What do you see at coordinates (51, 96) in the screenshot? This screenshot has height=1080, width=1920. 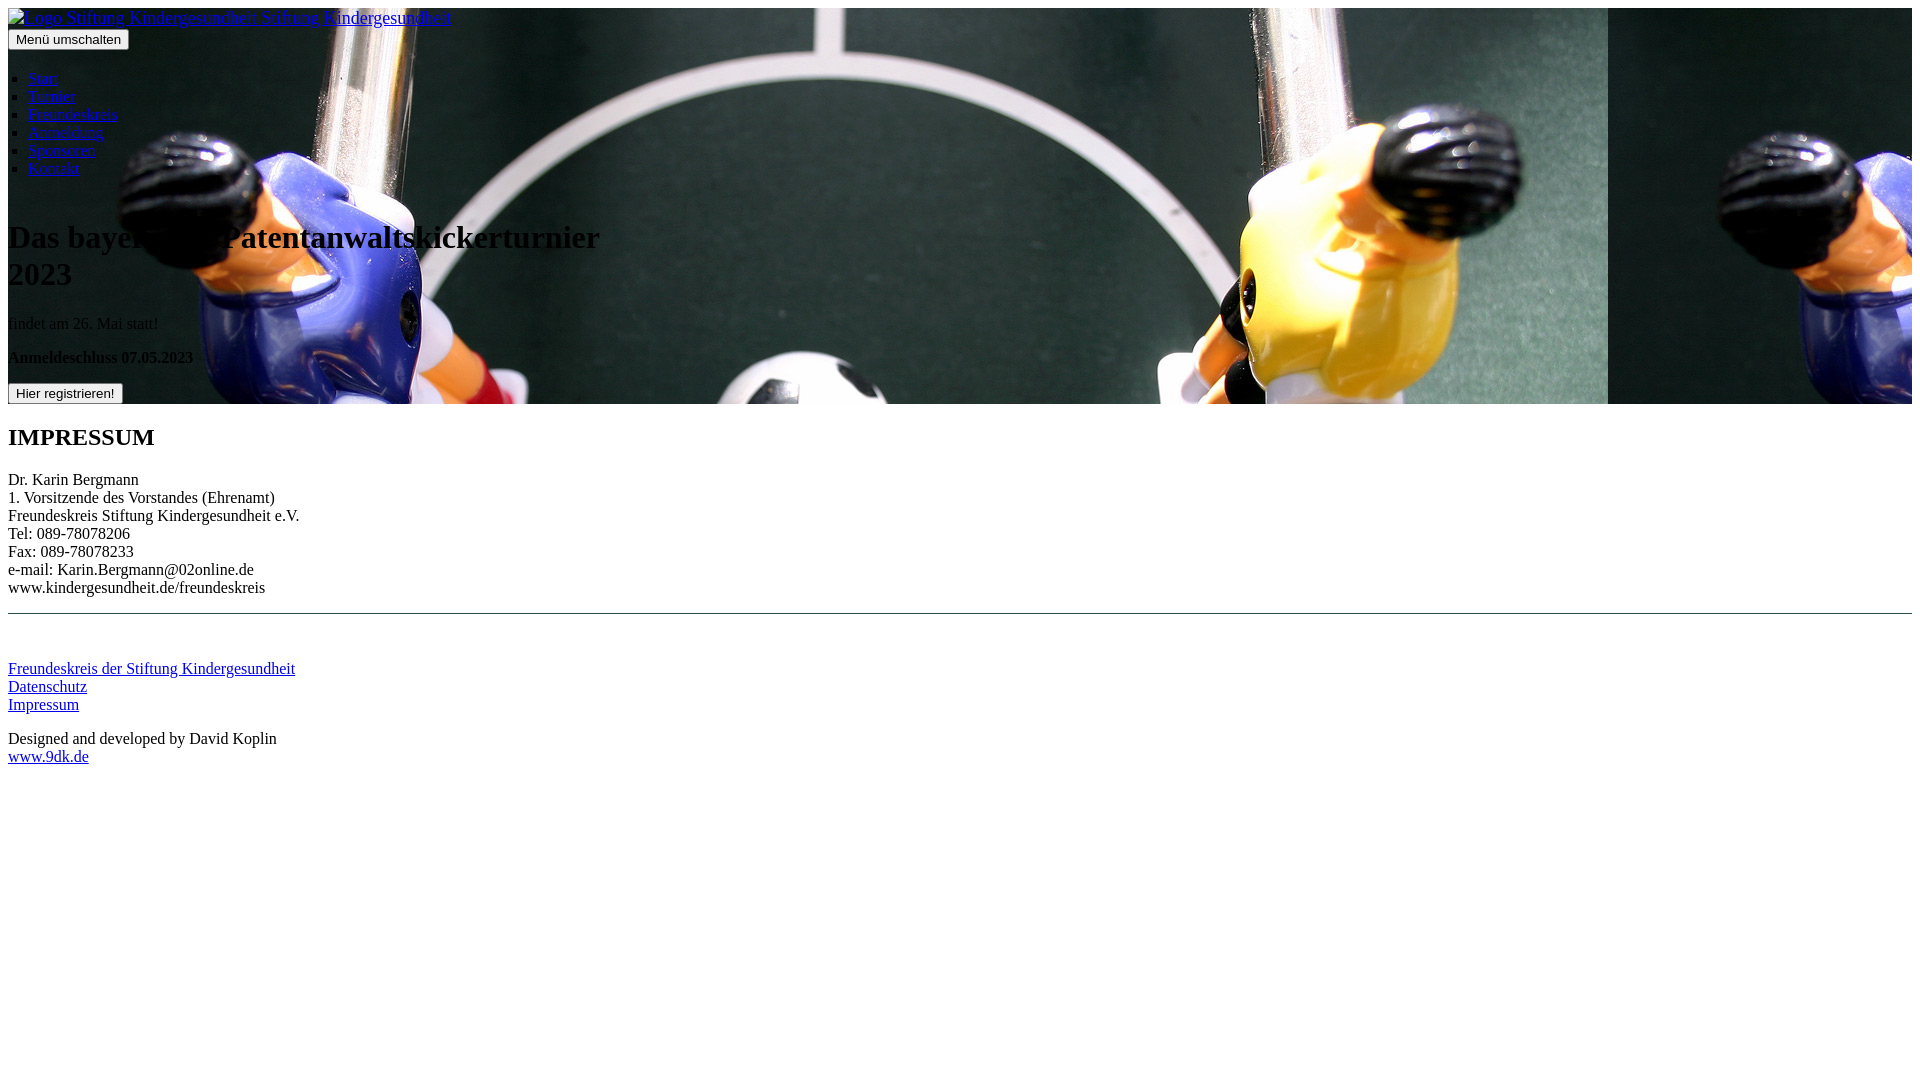 I see `'Turnier'` at bounding box center [51, 96].